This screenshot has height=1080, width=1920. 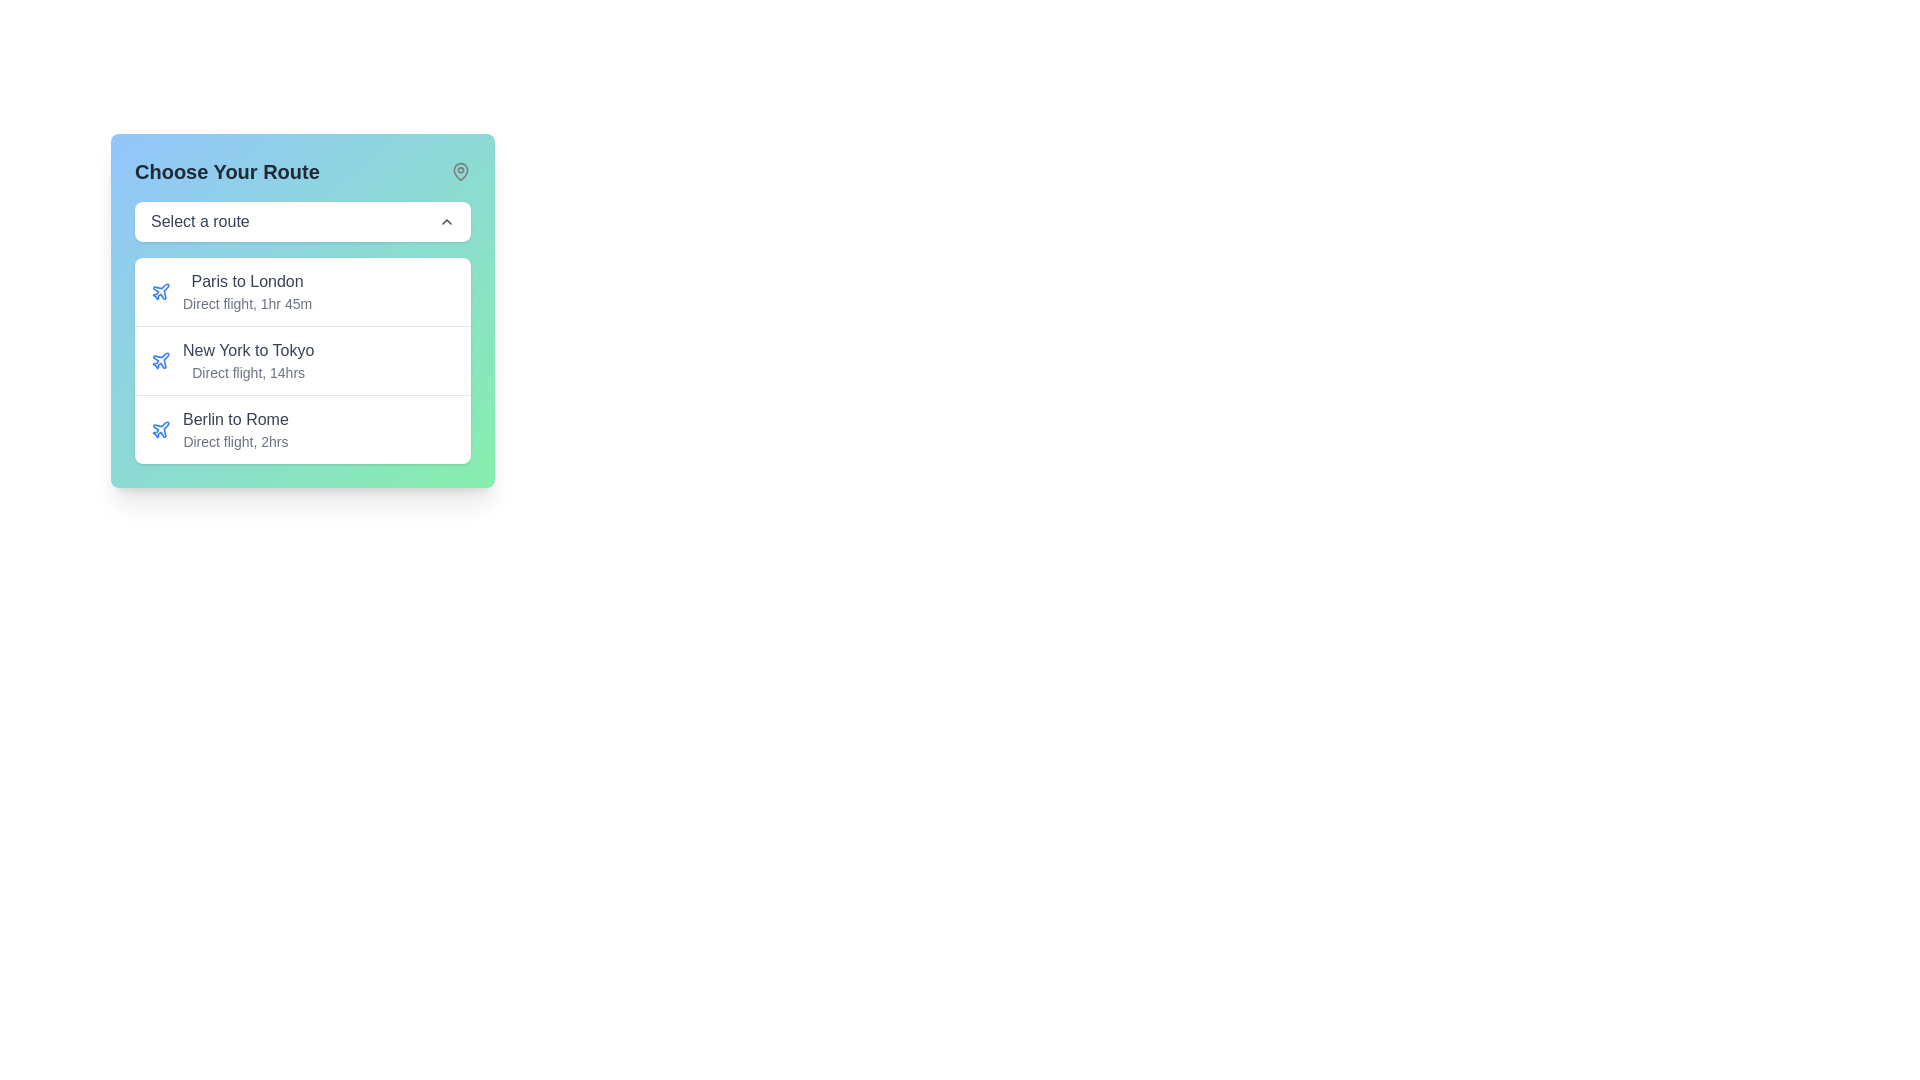 What do you see at coordinates (247, 350) in the screenshot?
I see `text label displaying 'New York to Tokyo' in the dropdown menu, which is styled in medium-sized gray font and positioned between 'Paris to London' and 'Berlin to Rome'` at bounding box center [247, 350].